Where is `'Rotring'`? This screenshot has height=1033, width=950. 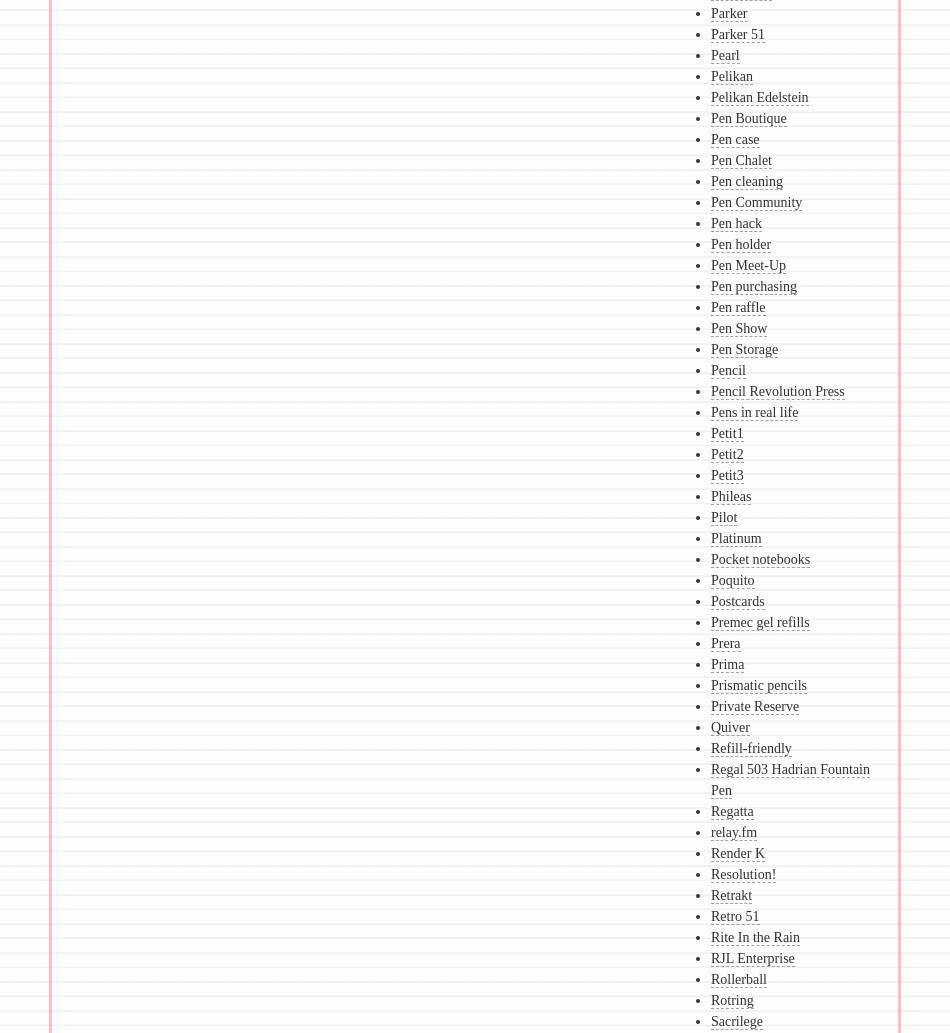 'Rotring' is located at coordinates (730, 999).